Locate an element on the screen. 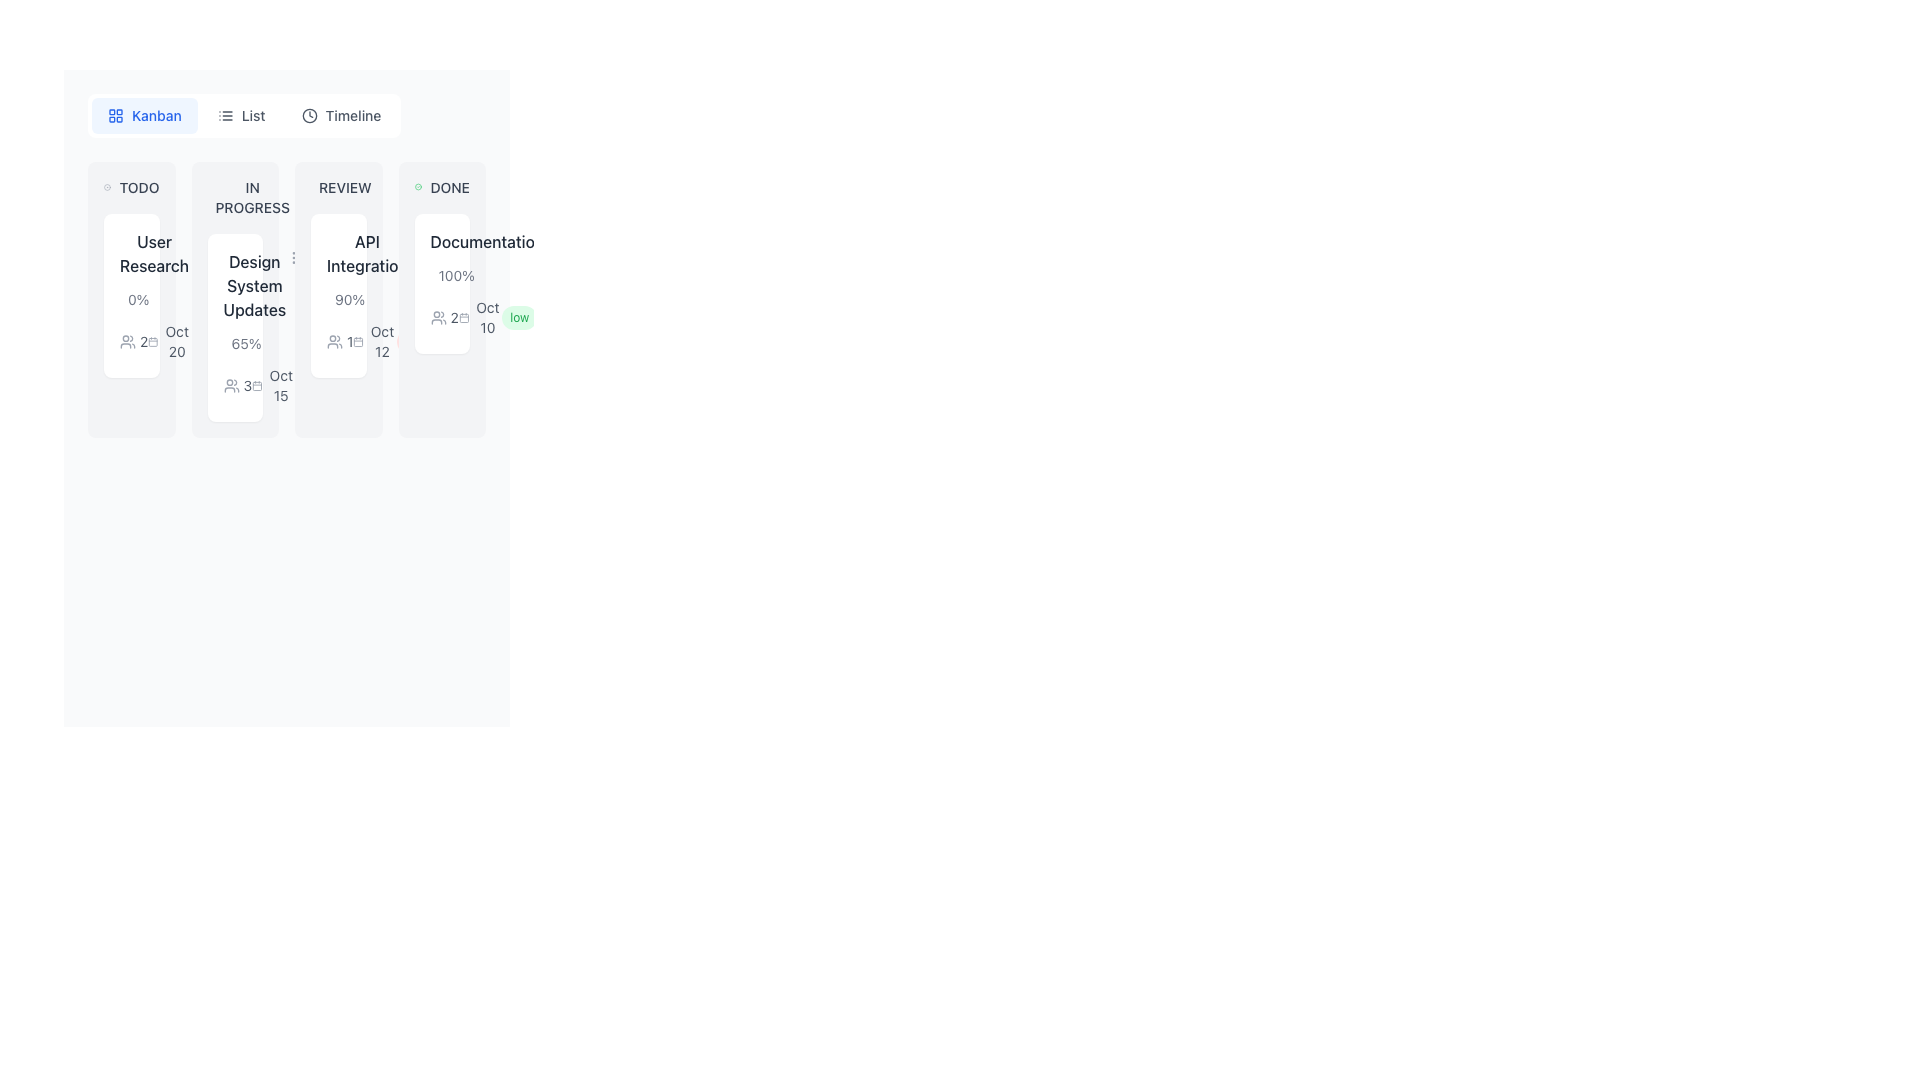 This screenshot has width=1920, height=1080. the 'List' view button in the horizontal menu to switch views is located at coordinates (240, 115).